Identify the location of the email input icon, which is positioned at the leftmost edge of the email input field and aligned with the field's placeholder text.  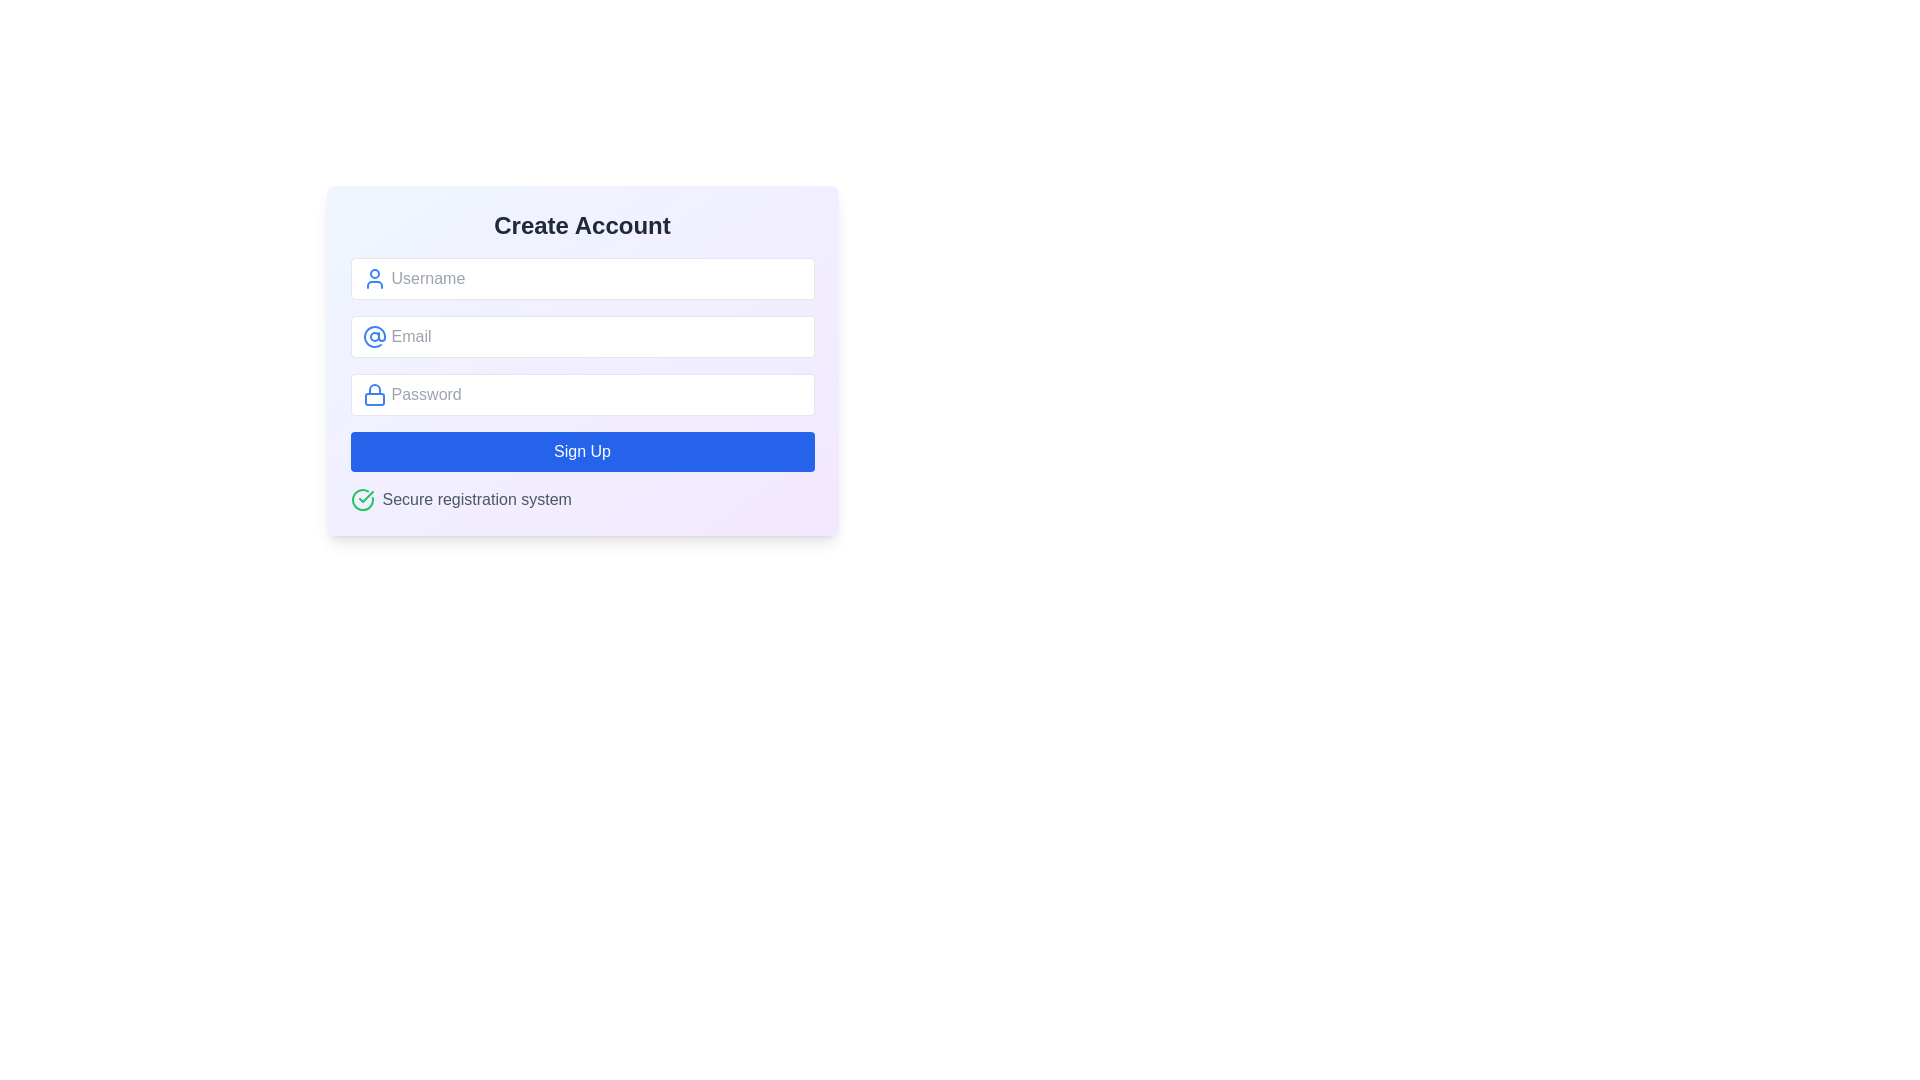
(374, 335).